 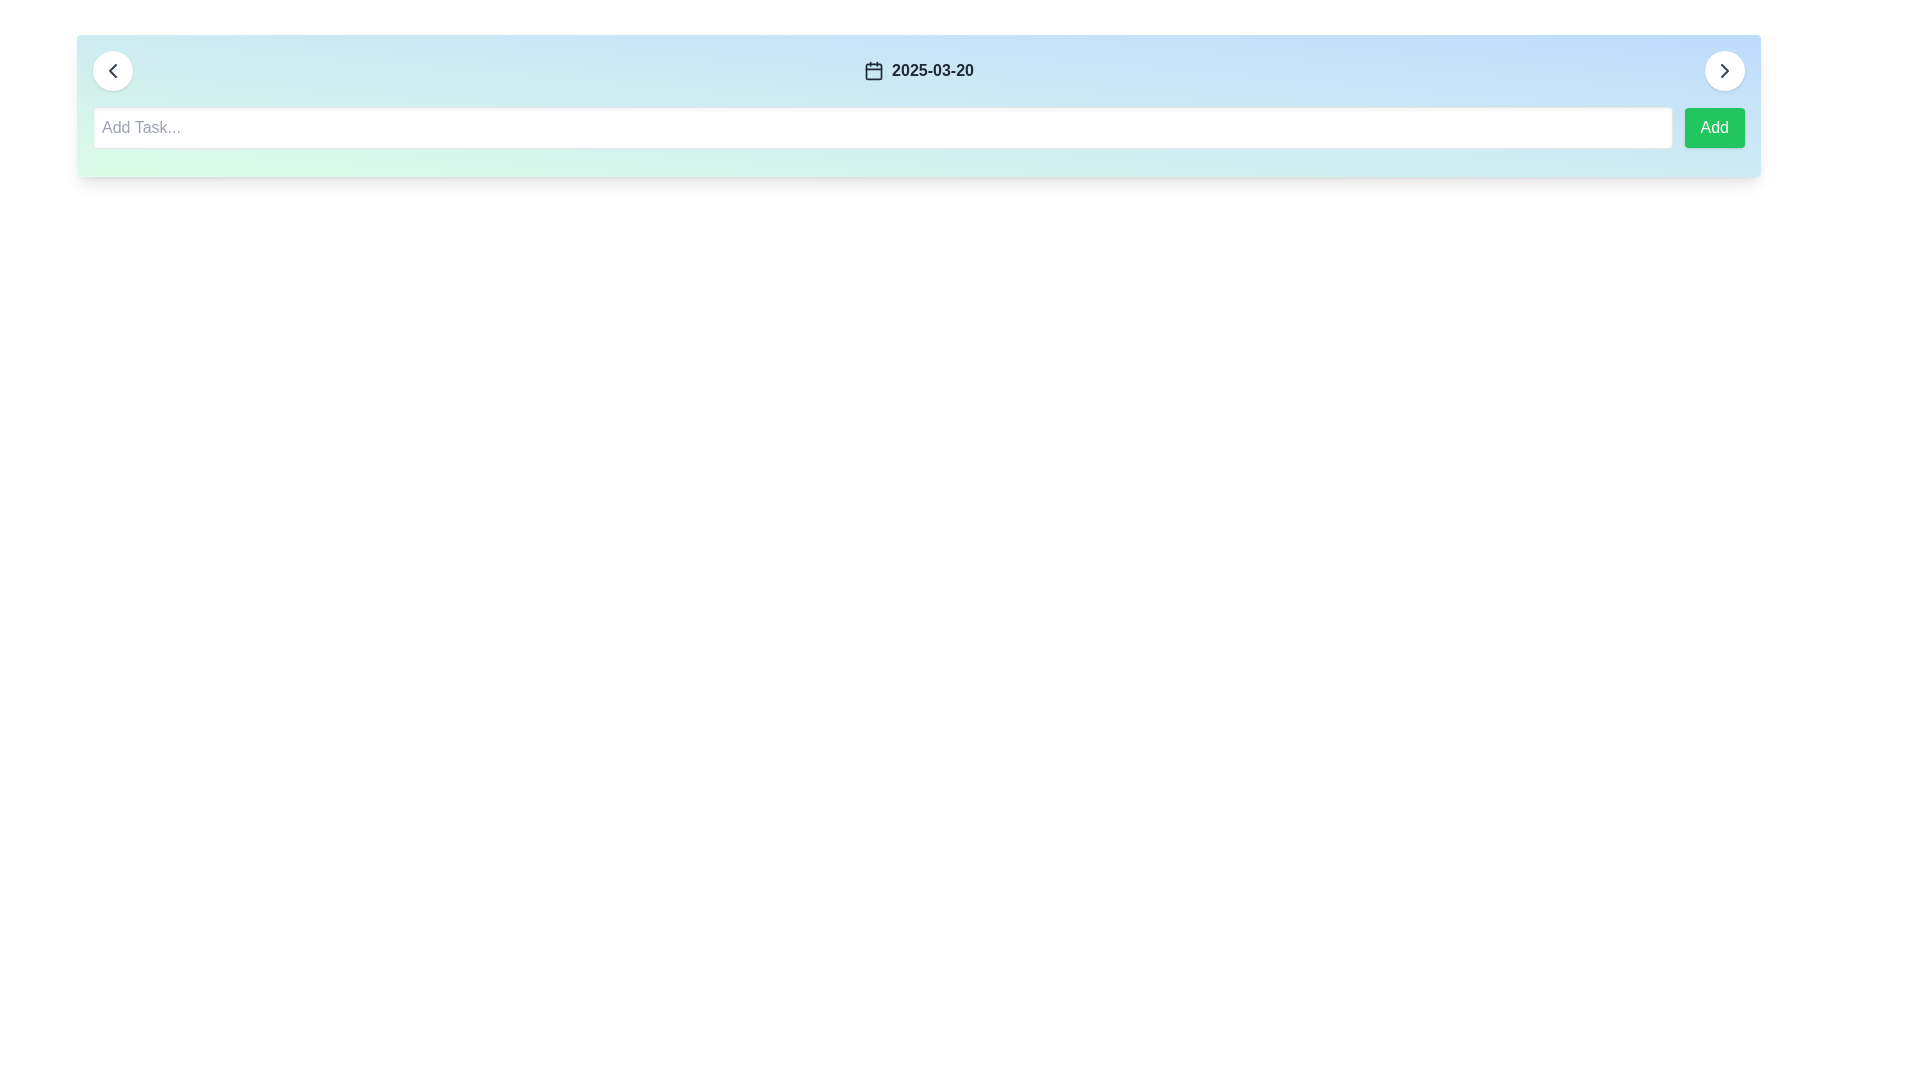 I want to click on the Chevron Arrow icon located at the top-right corner of the interface, which is part of a collapse-expand or navigation mechanism, so click(x=1723, y=69).